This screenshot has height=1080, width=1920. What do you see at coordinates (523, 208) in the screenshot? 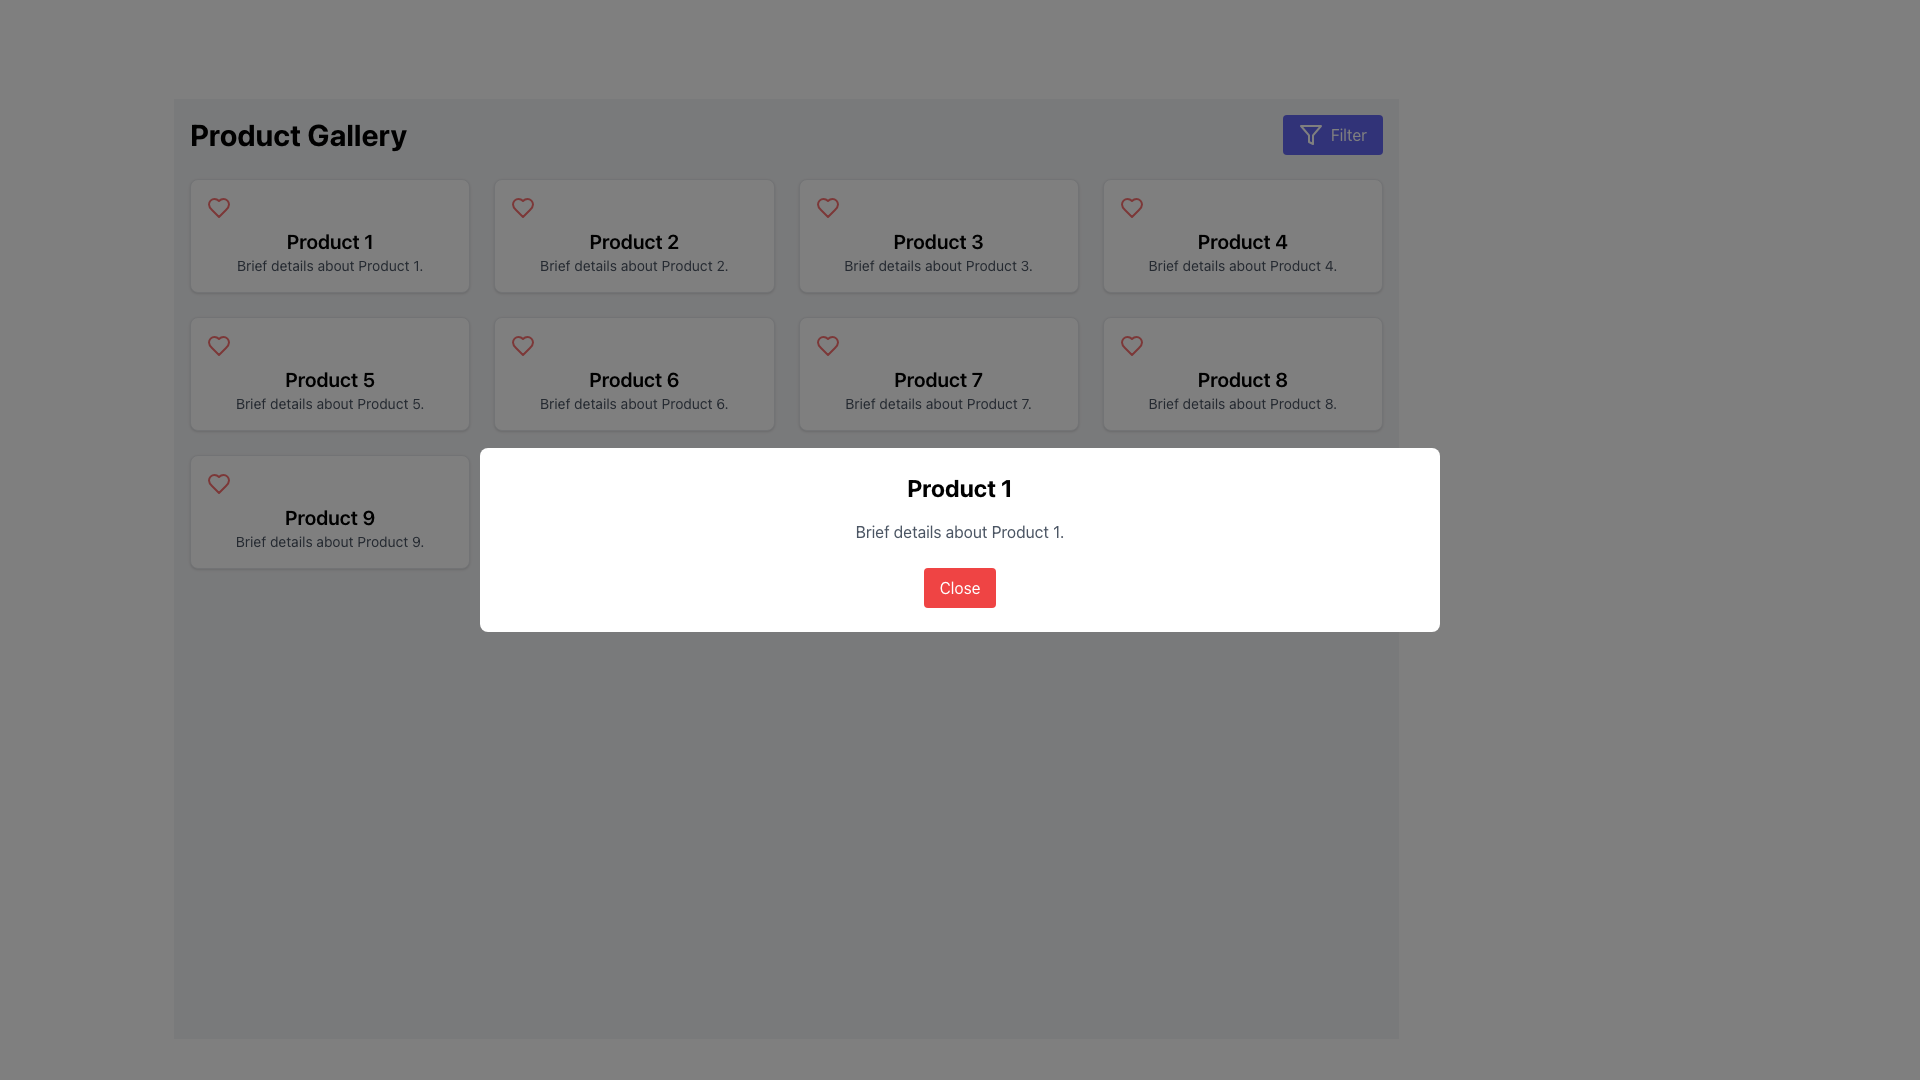
I see `the heart icon button located in the second column of the first row, adjacent to the text labeled 'Product 2'` at bounding box center [523, 208].